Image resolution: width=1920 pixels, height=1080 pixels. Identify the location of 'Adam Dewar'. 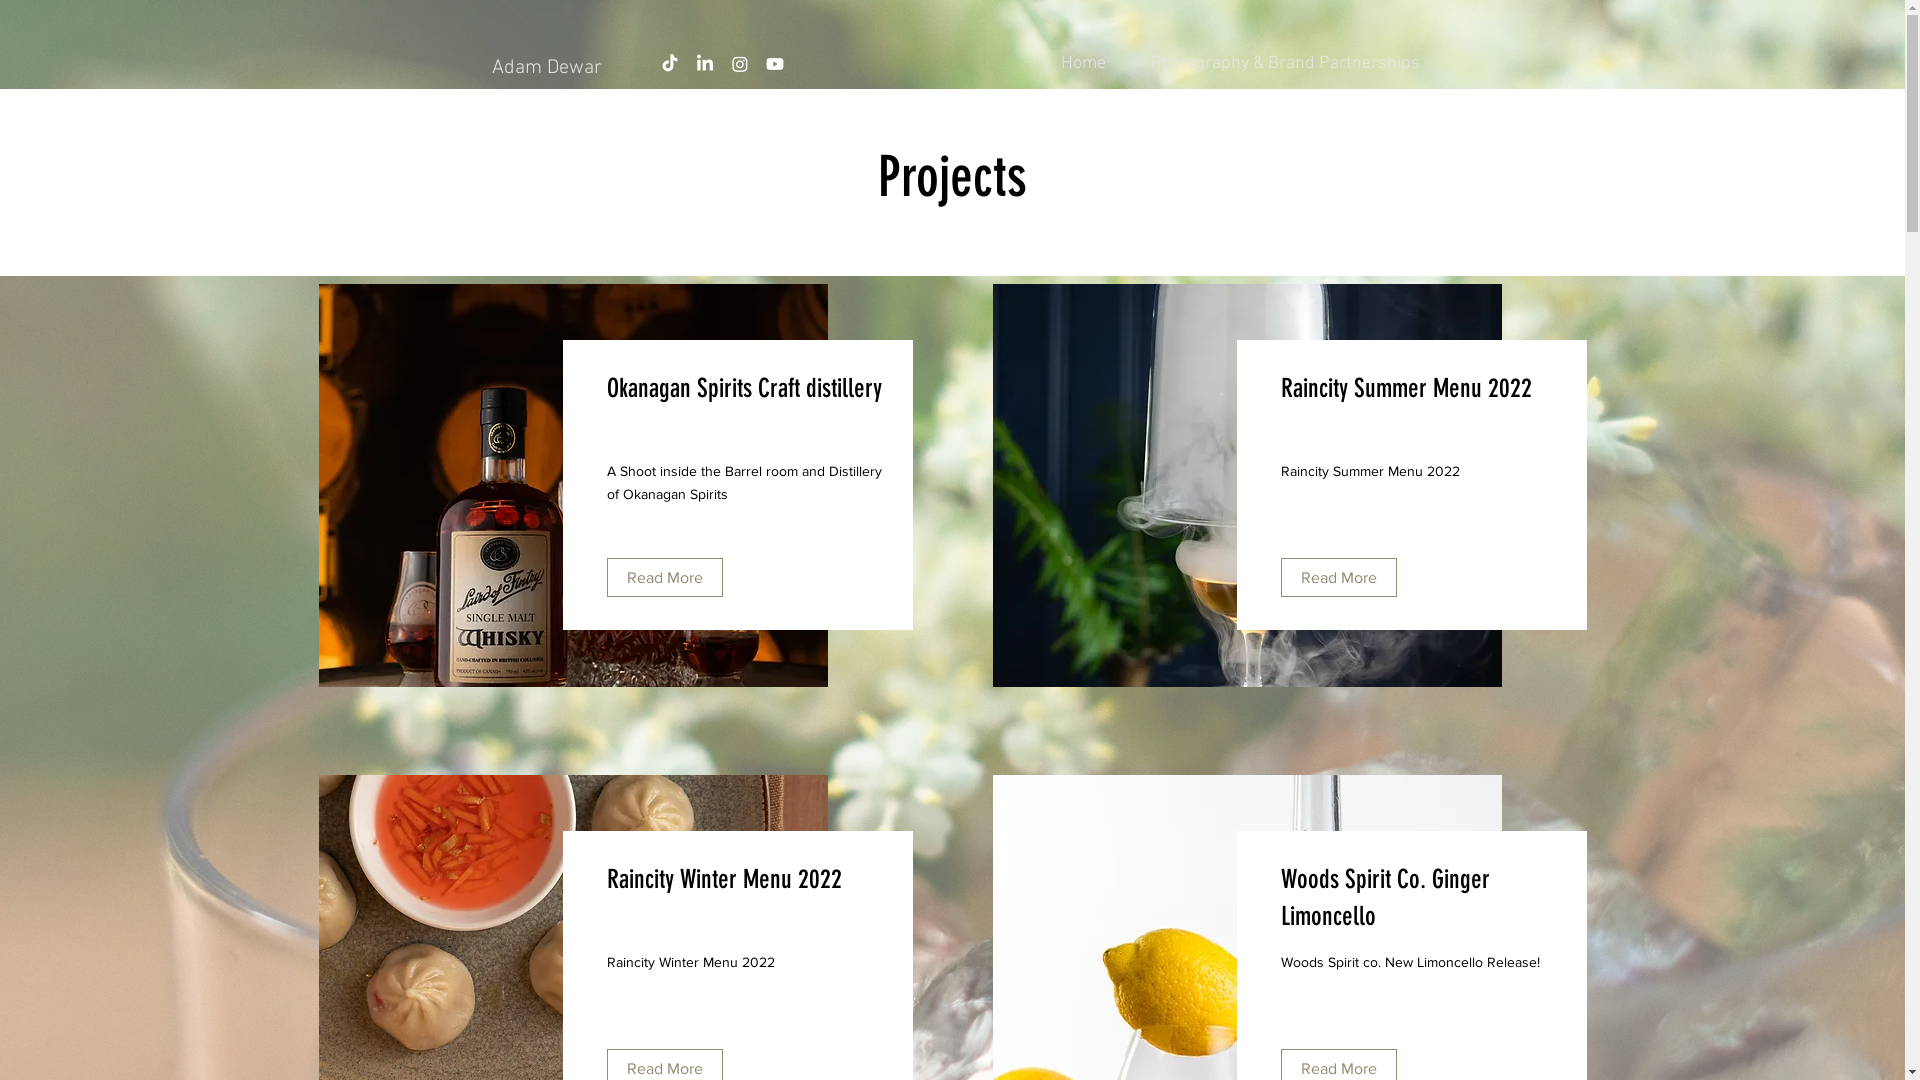
(546, 67).